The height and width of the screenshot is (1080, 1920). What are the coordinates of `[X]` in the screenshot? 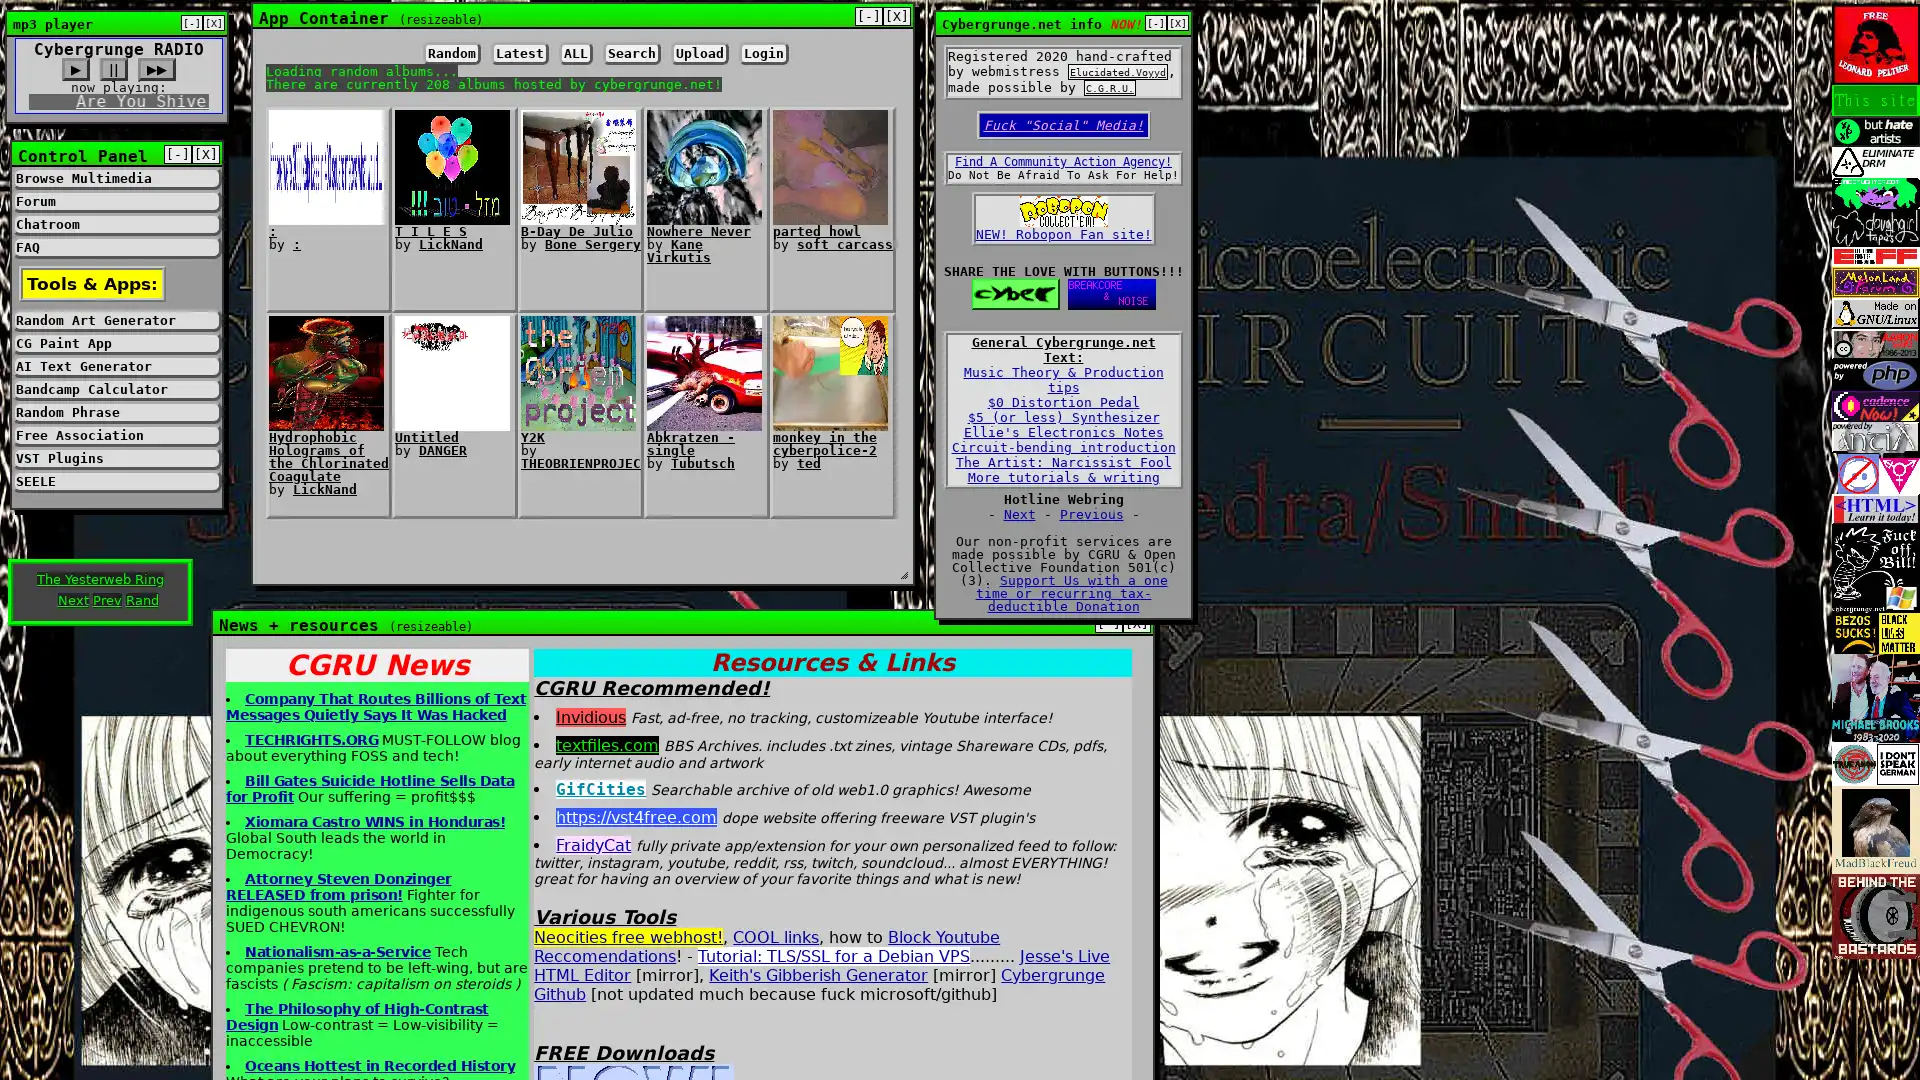 It's located at (206, 153).